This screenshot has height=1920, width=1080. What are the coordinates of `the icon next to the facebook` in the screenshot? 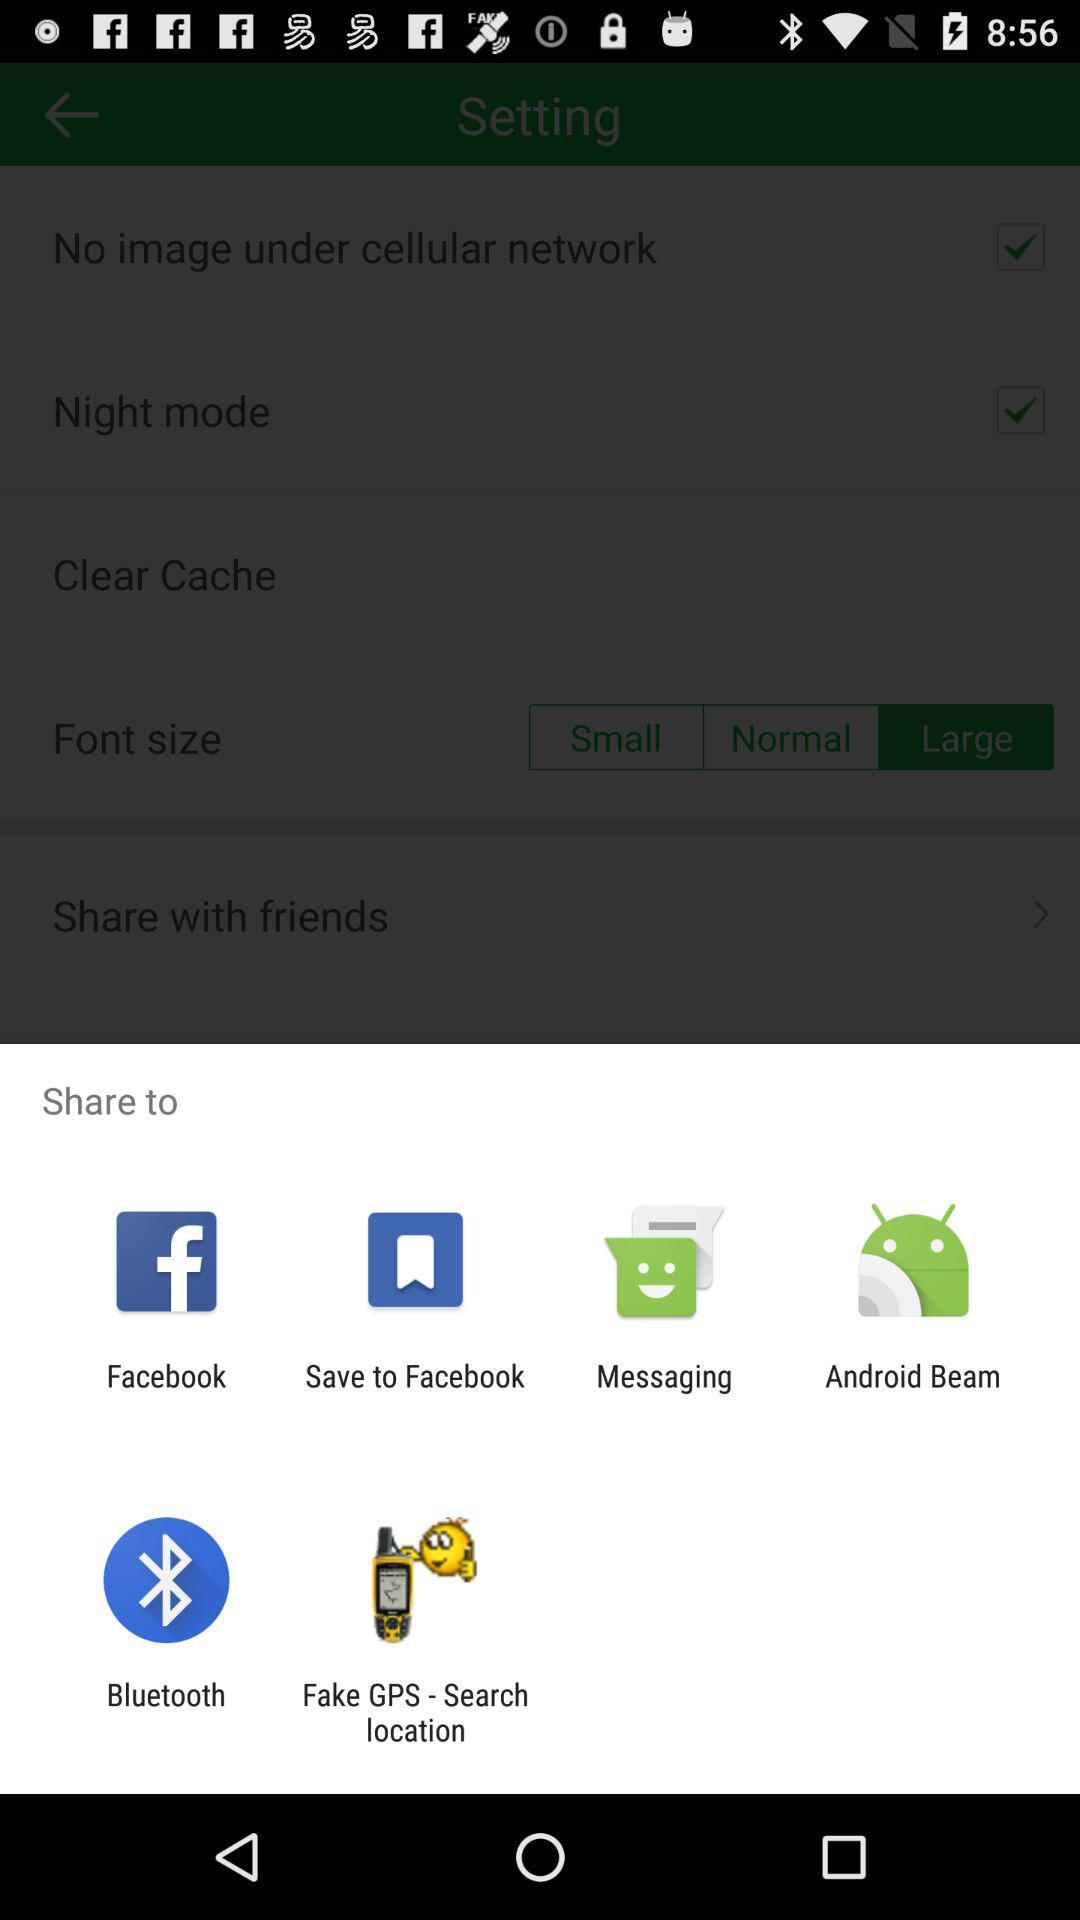 It's located at (414, 1392).